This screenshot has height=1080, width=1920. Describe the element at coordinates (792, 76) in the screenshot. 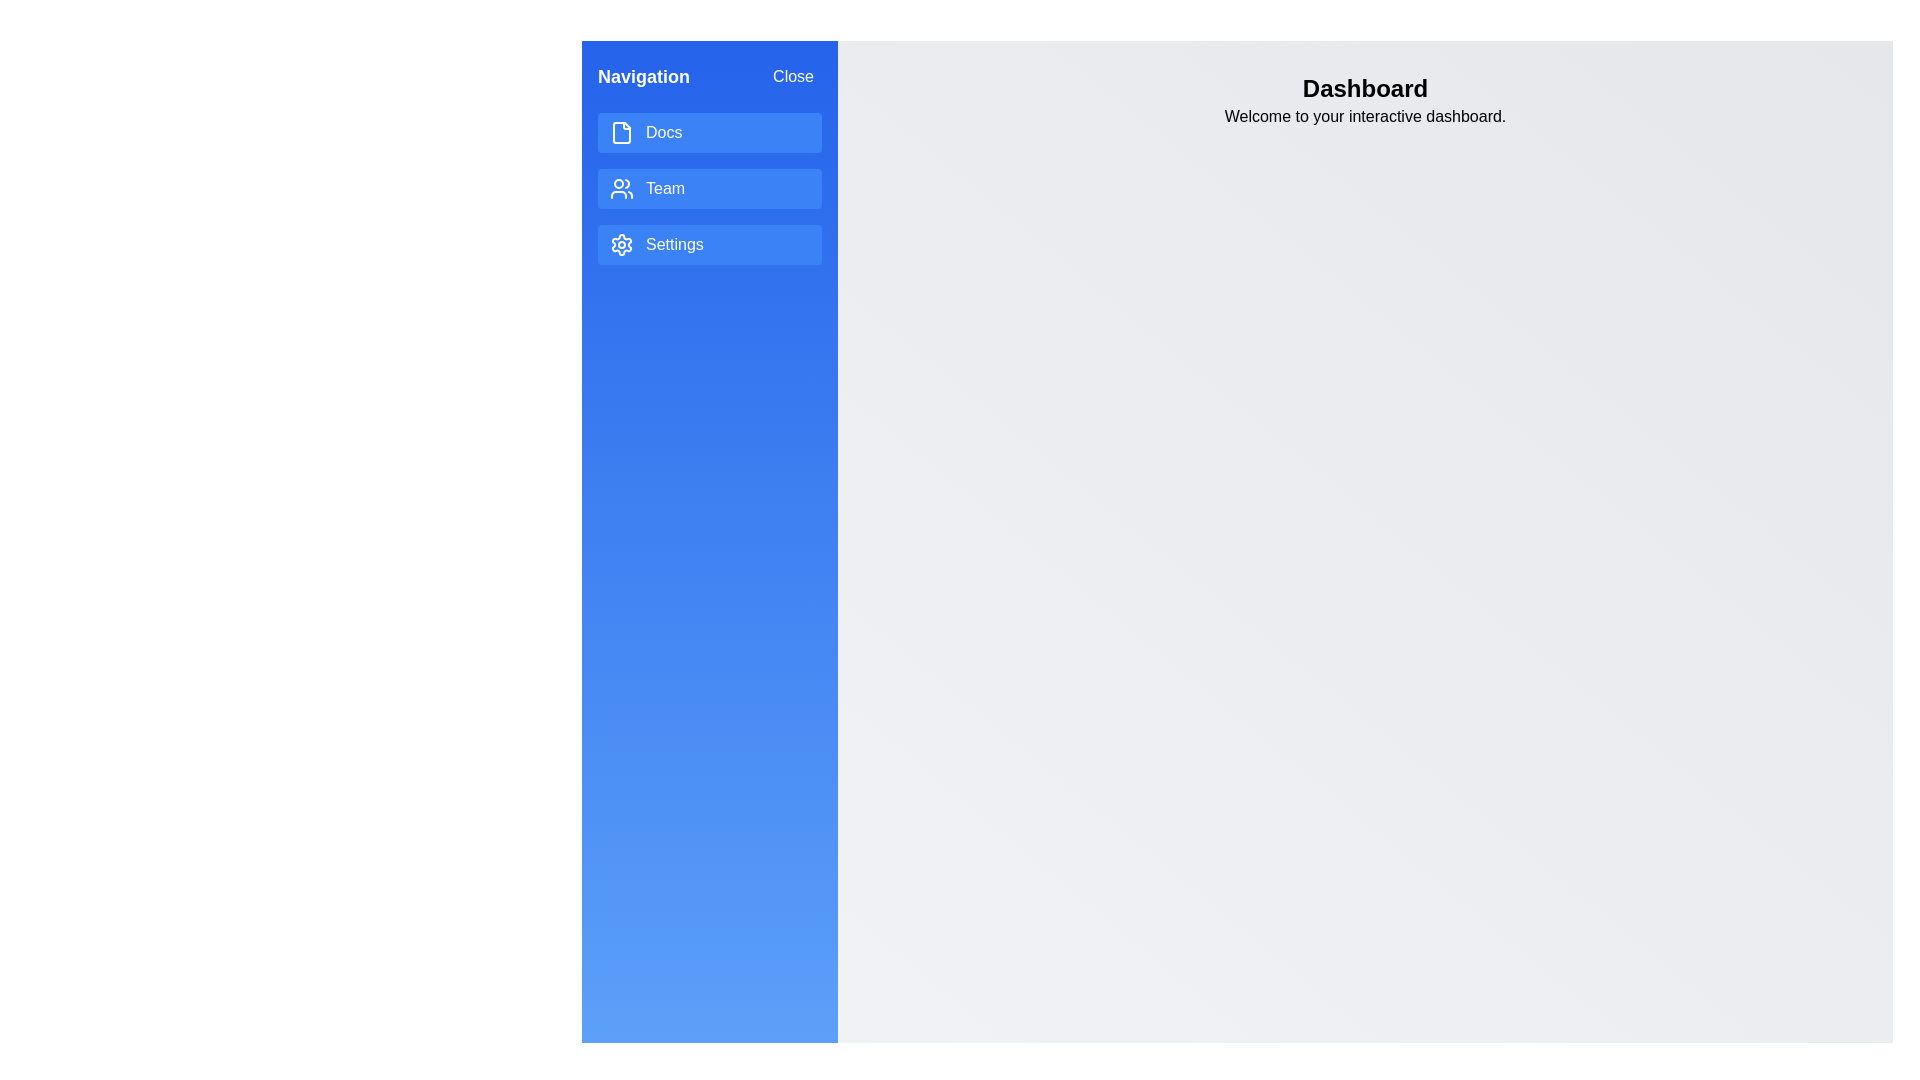

I see `'Close' button to toggle the drawer closed` at that location.